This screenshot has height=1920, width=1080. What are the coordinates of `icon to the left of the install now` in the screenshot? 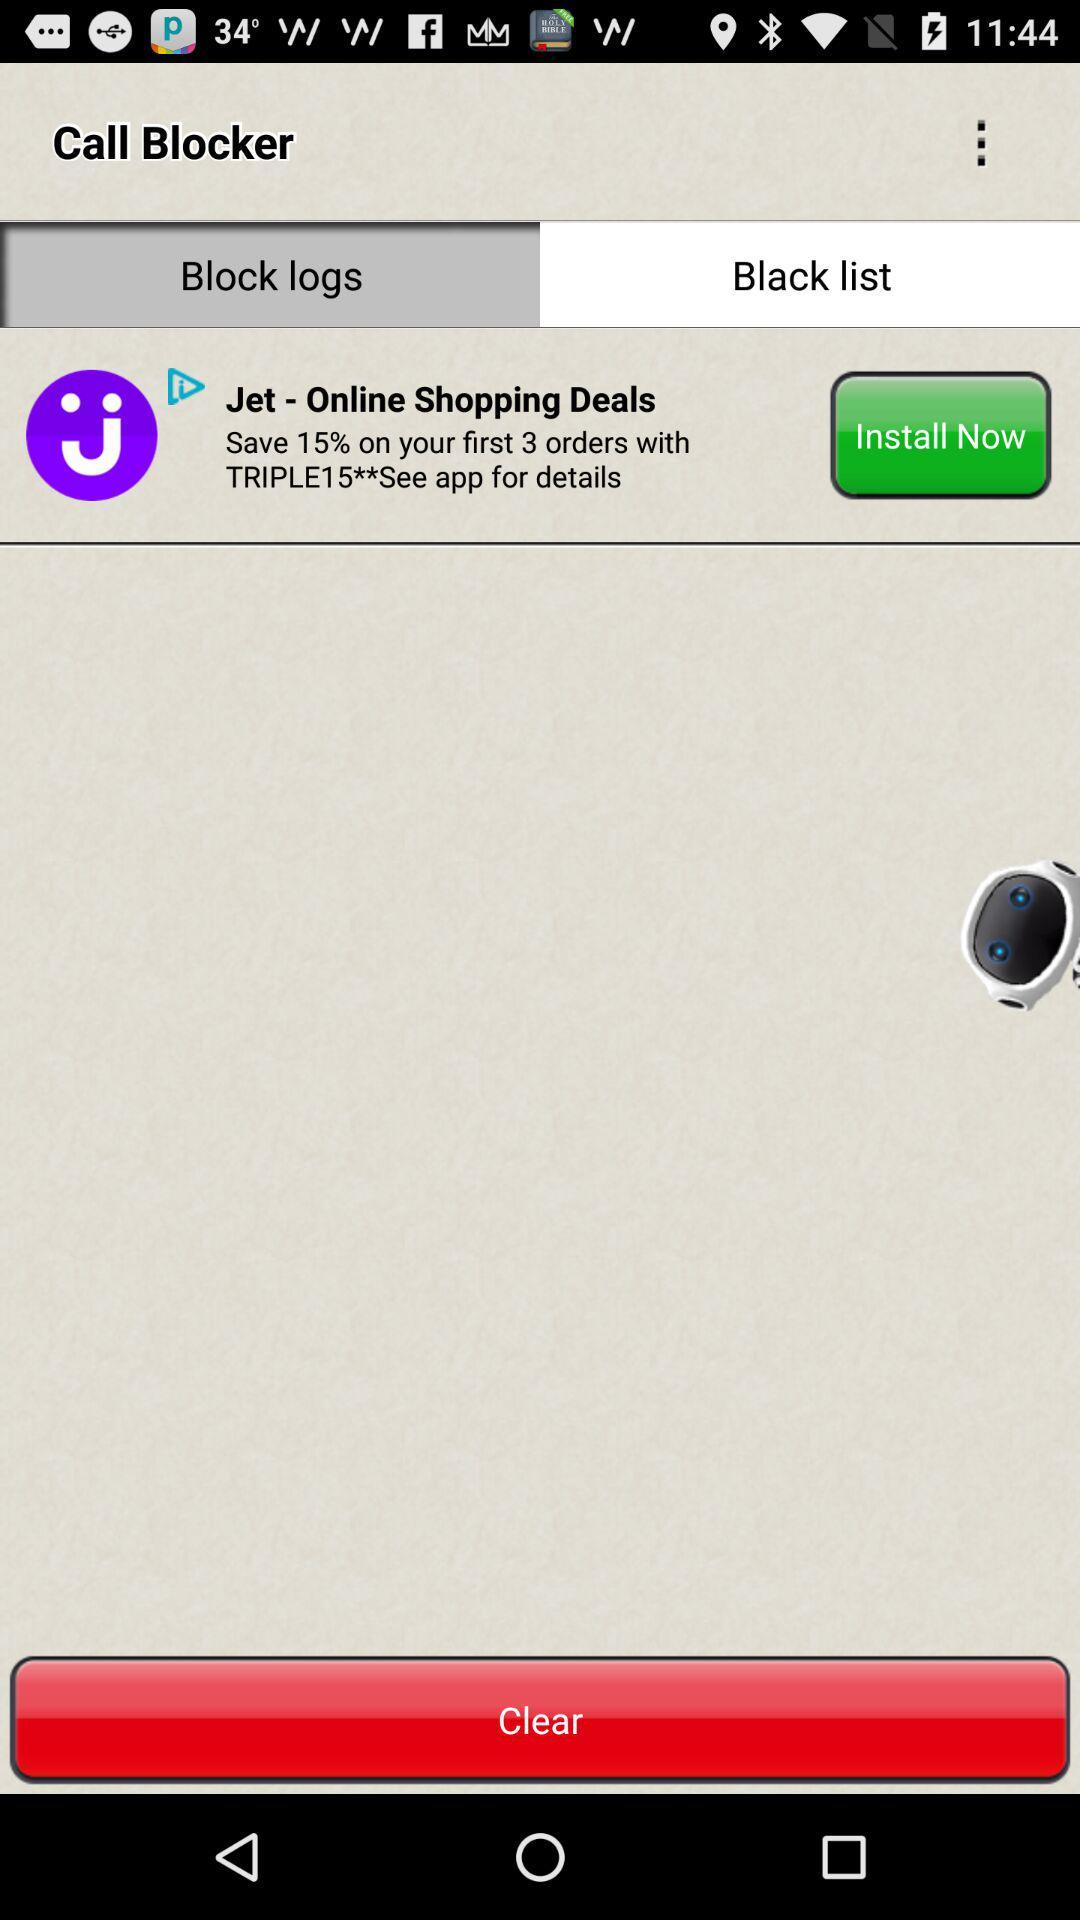 It's located at (519, 457).